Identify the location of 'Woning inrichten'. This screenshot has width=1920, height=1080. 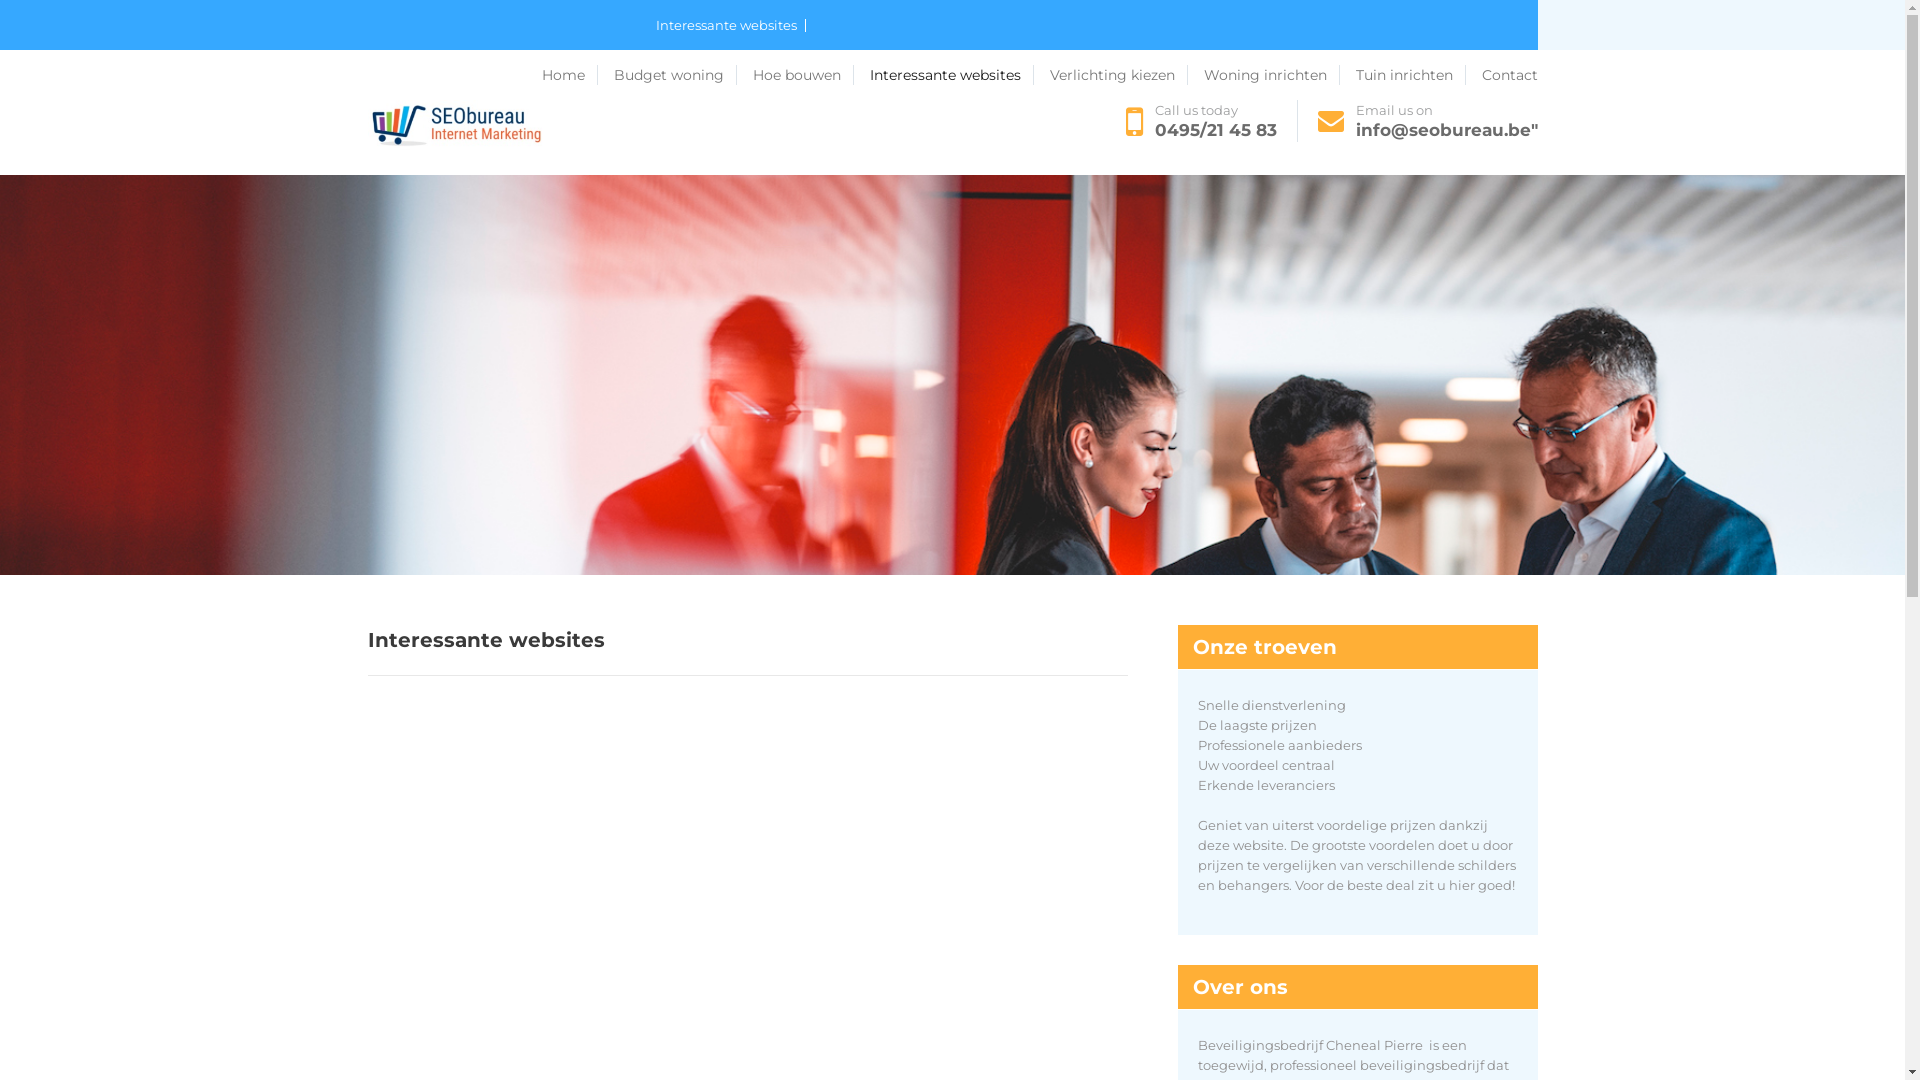
(1271, 73).